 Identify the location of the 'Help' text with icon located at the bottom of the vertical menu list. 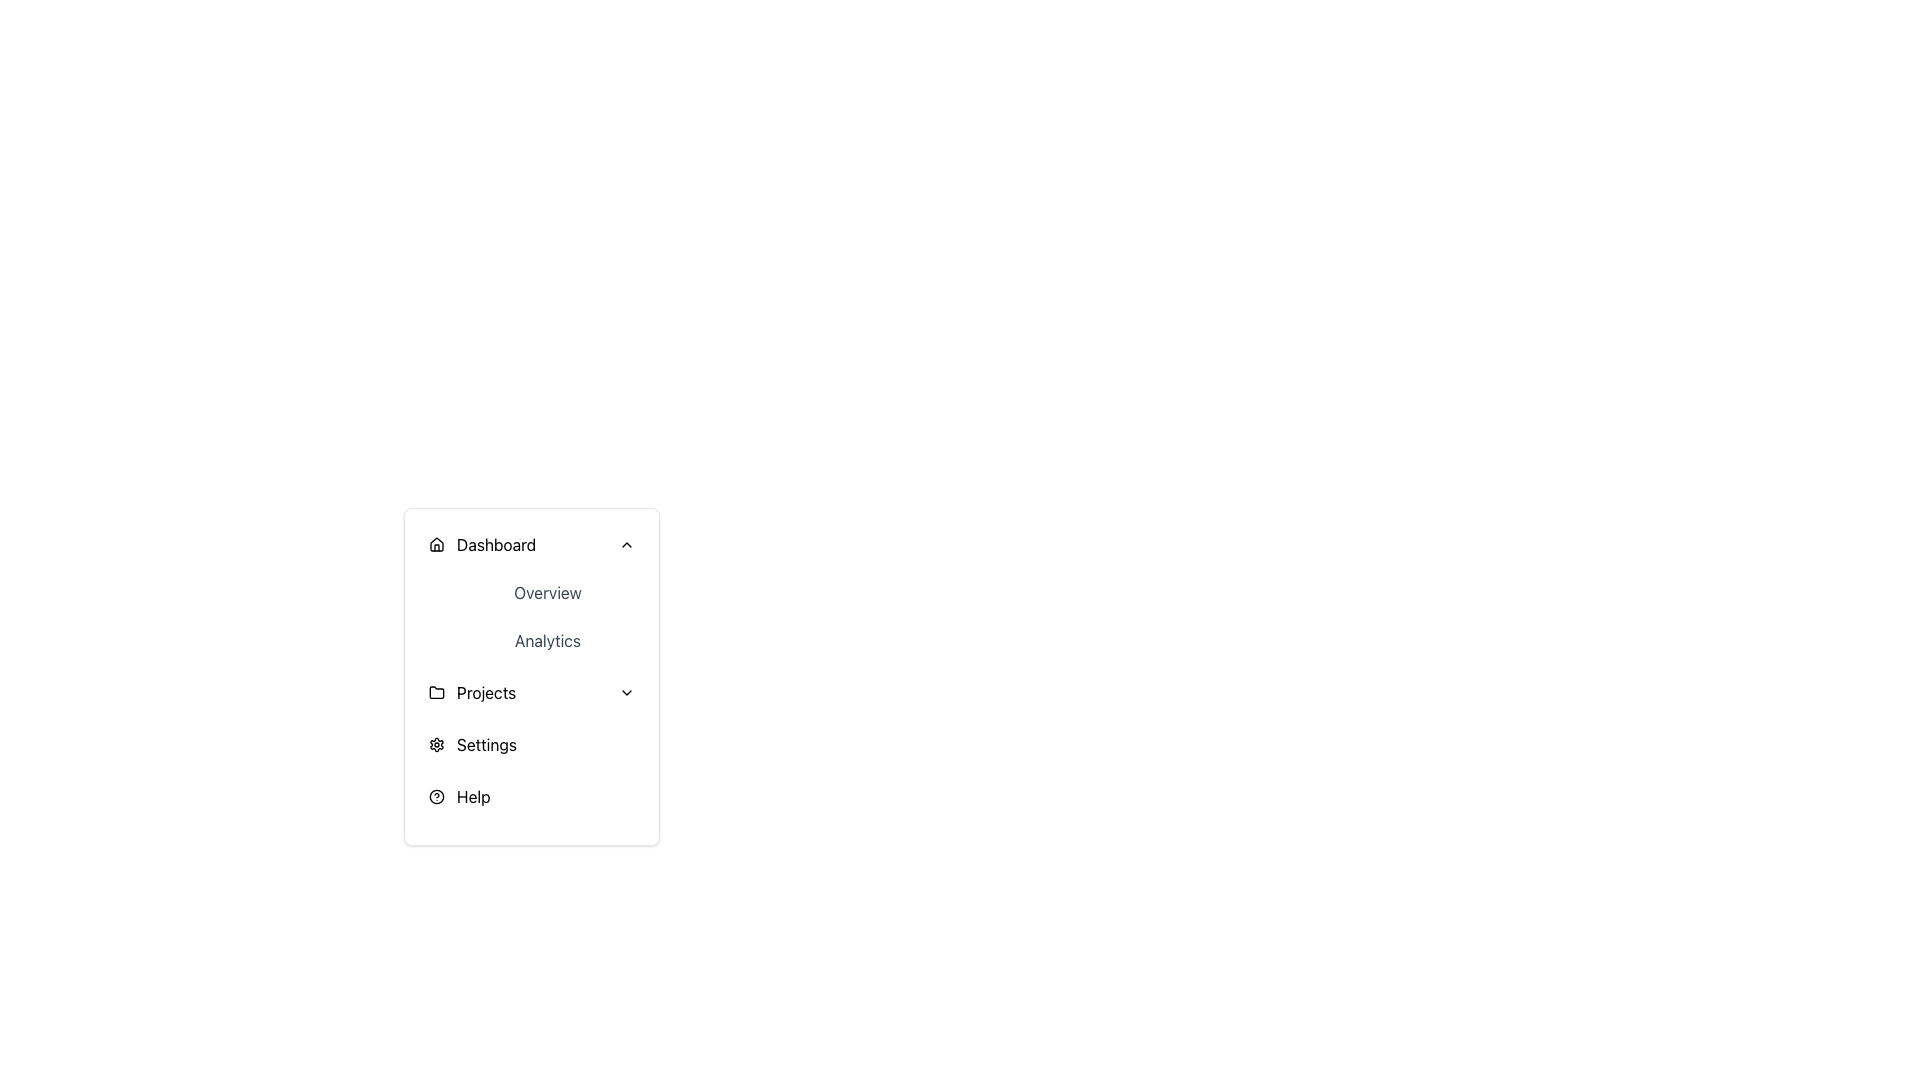
(458, 796).